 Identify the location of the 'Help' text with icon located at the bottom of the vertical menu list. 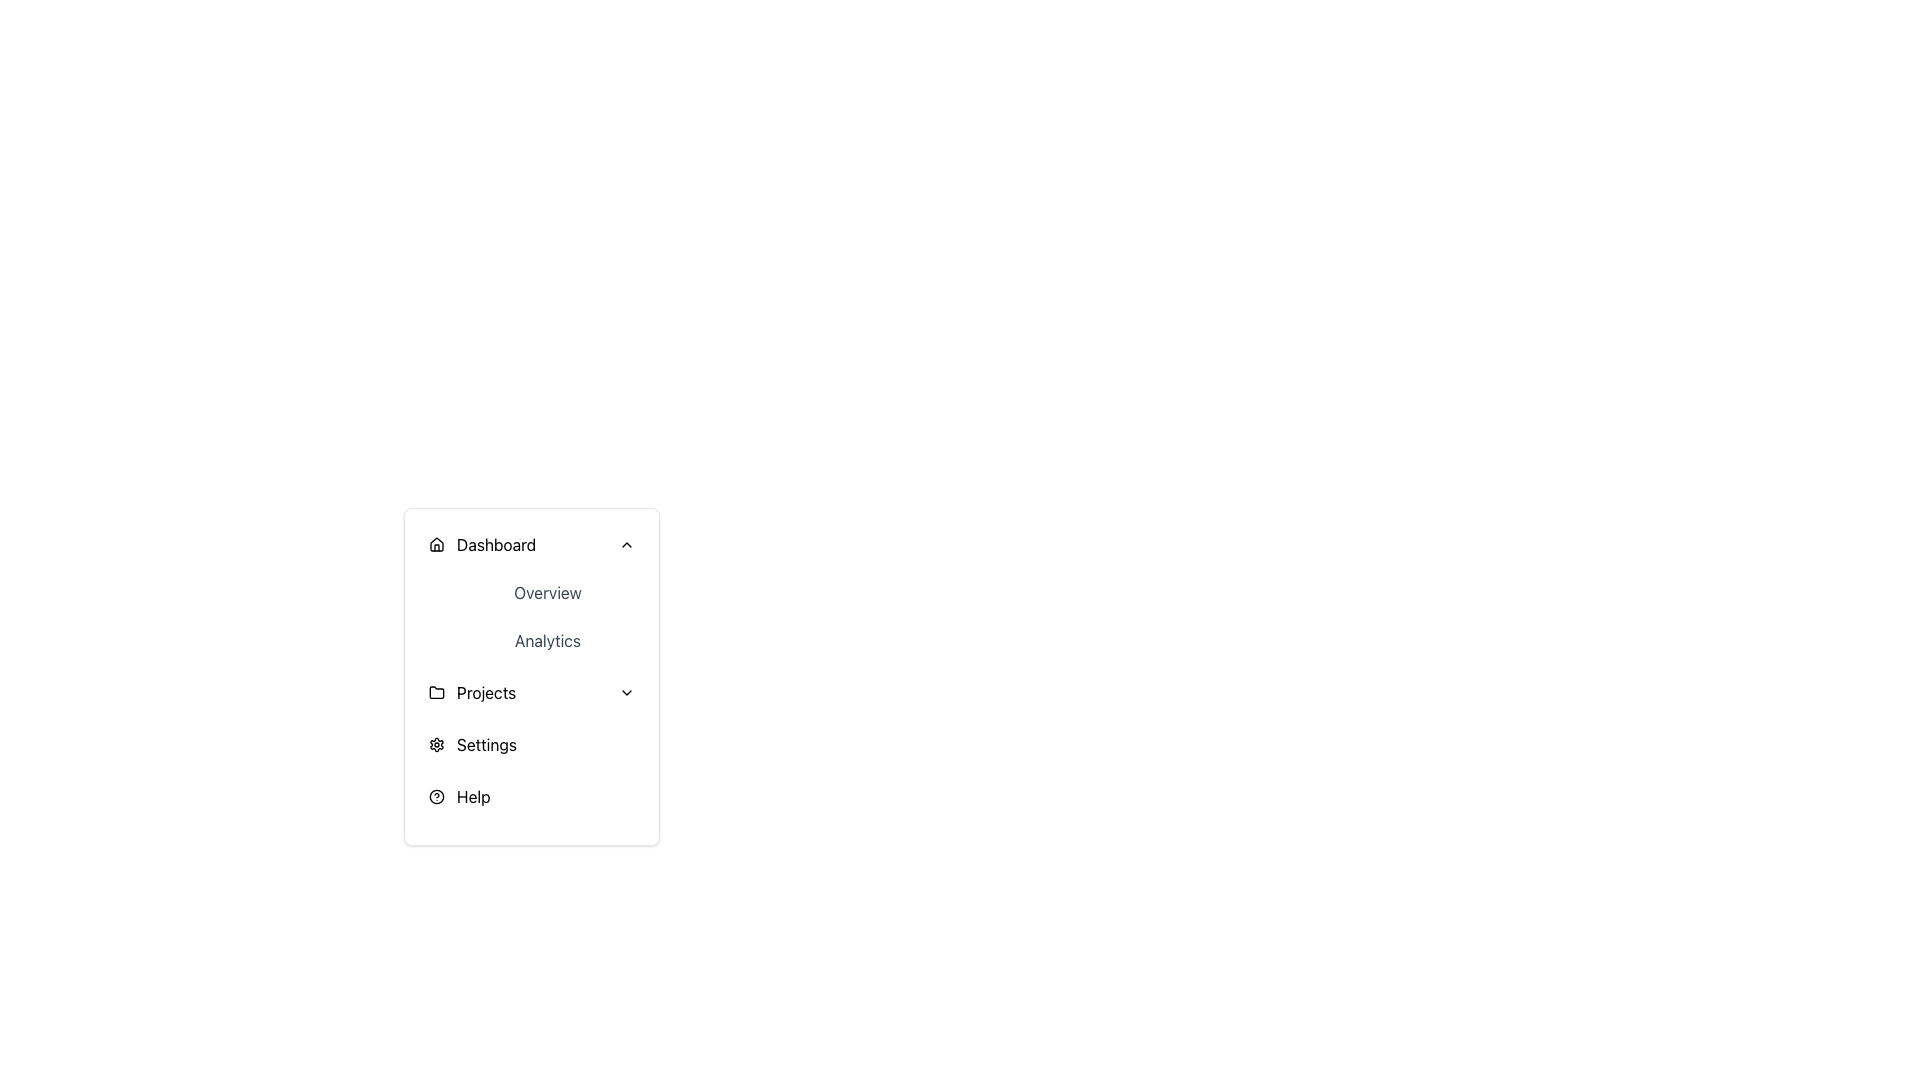
(458, 796).